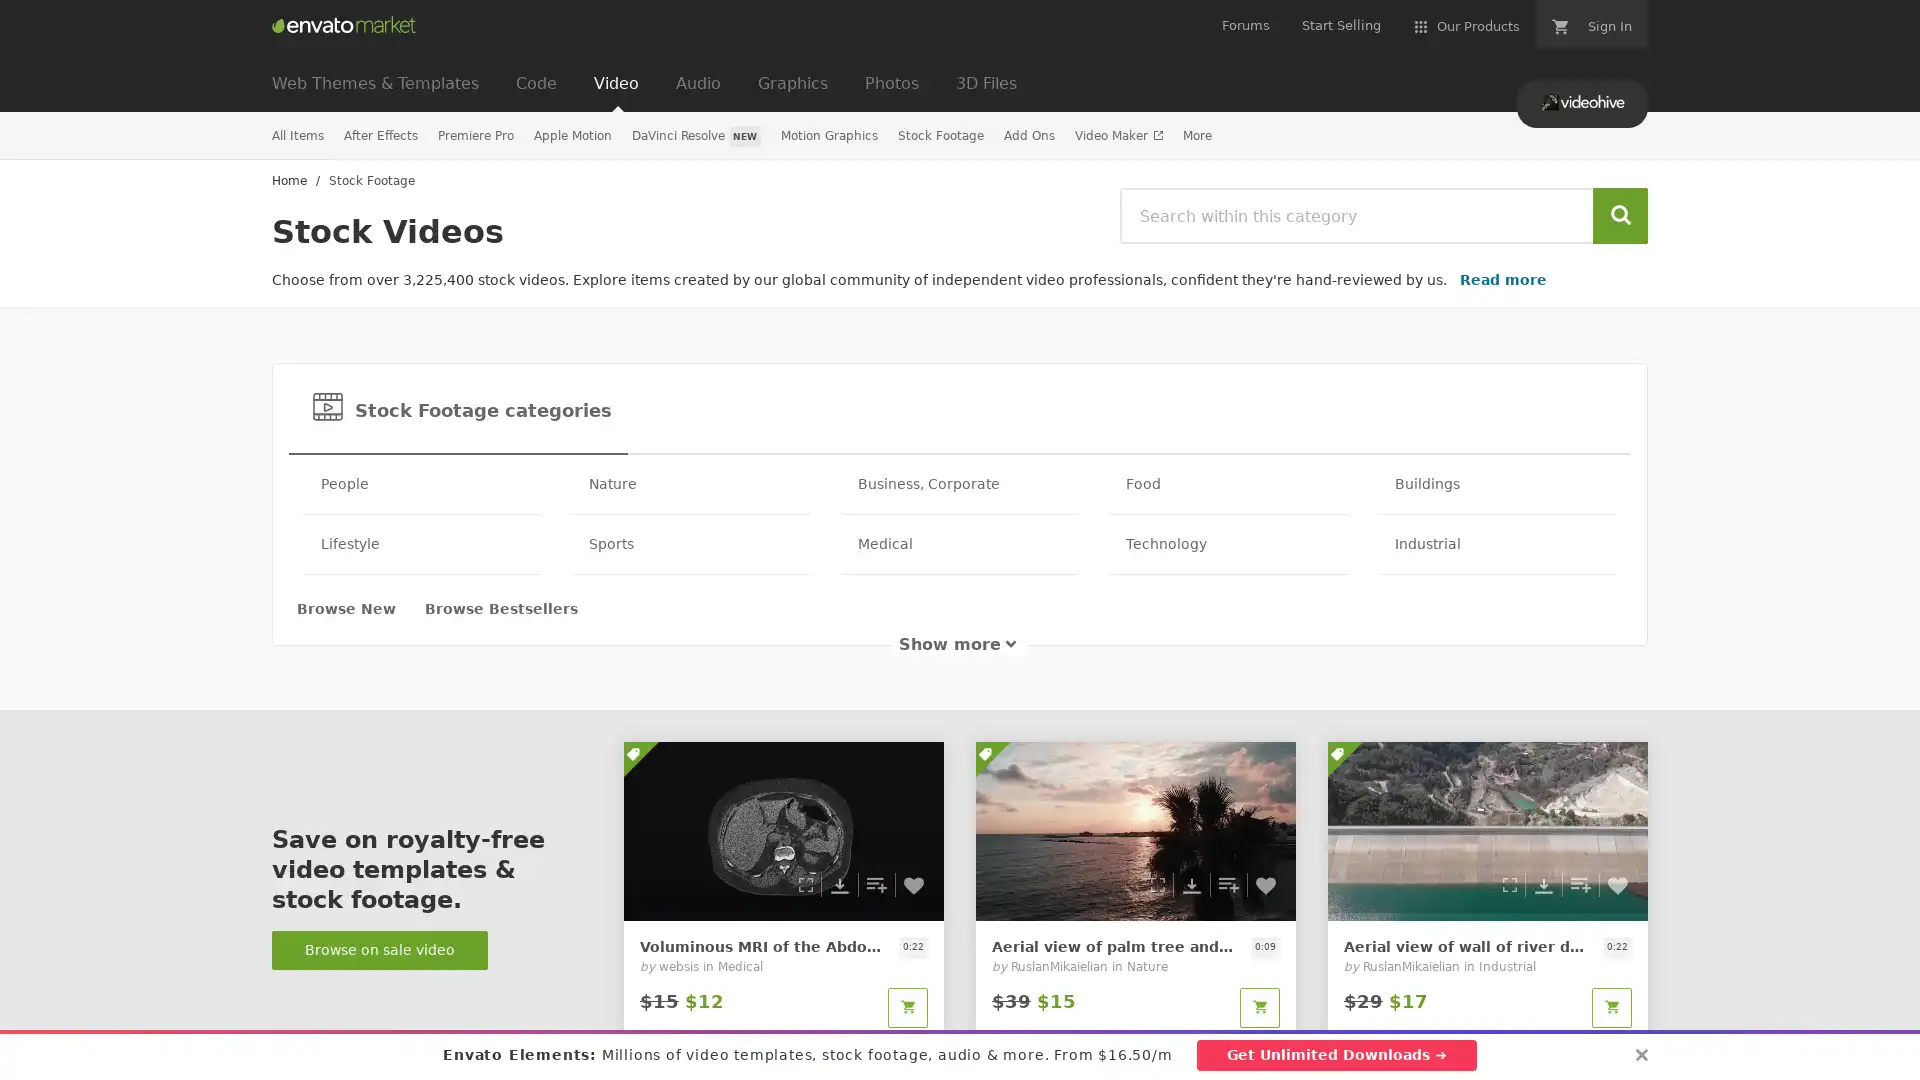 The image size is (1920, 1080). I want to click on Add to Favorites, so click(912, 883).